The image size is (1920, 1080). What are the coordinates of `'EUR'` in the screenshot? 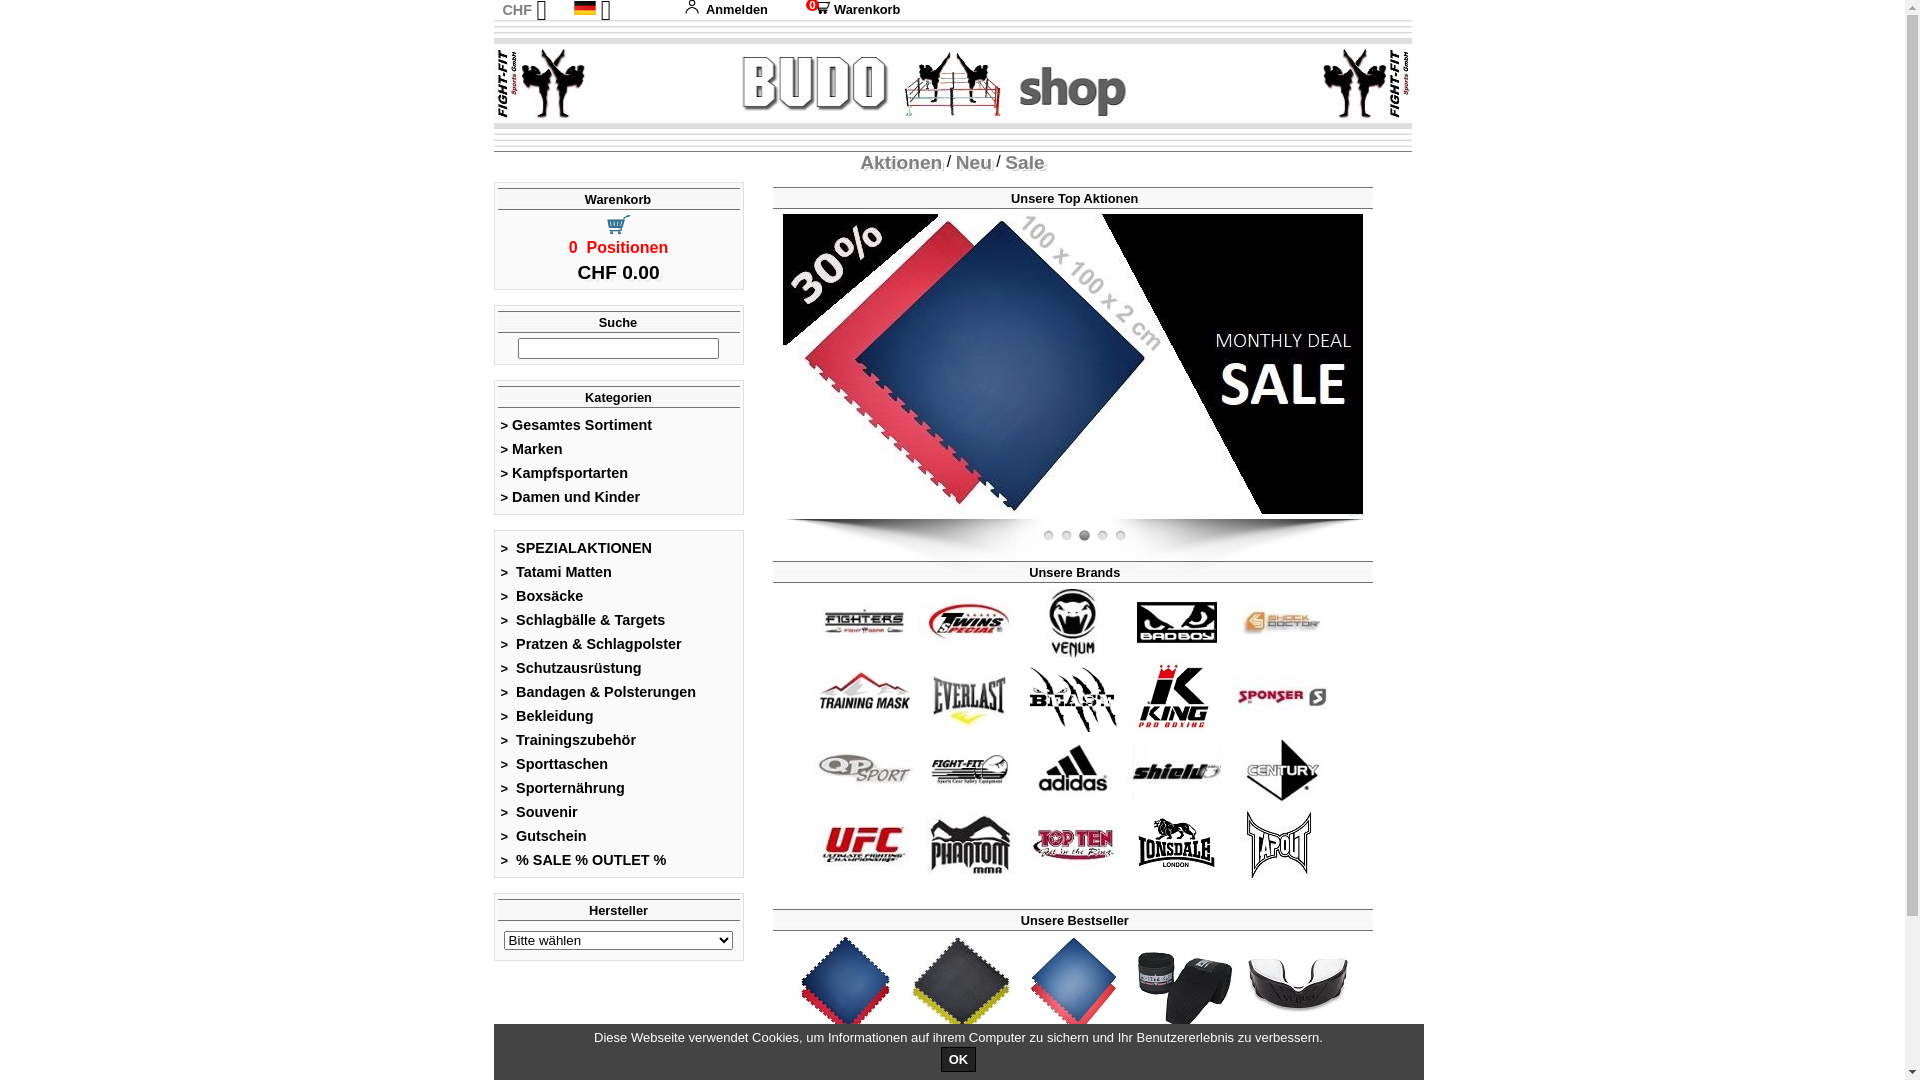 It's located at (515, 30).